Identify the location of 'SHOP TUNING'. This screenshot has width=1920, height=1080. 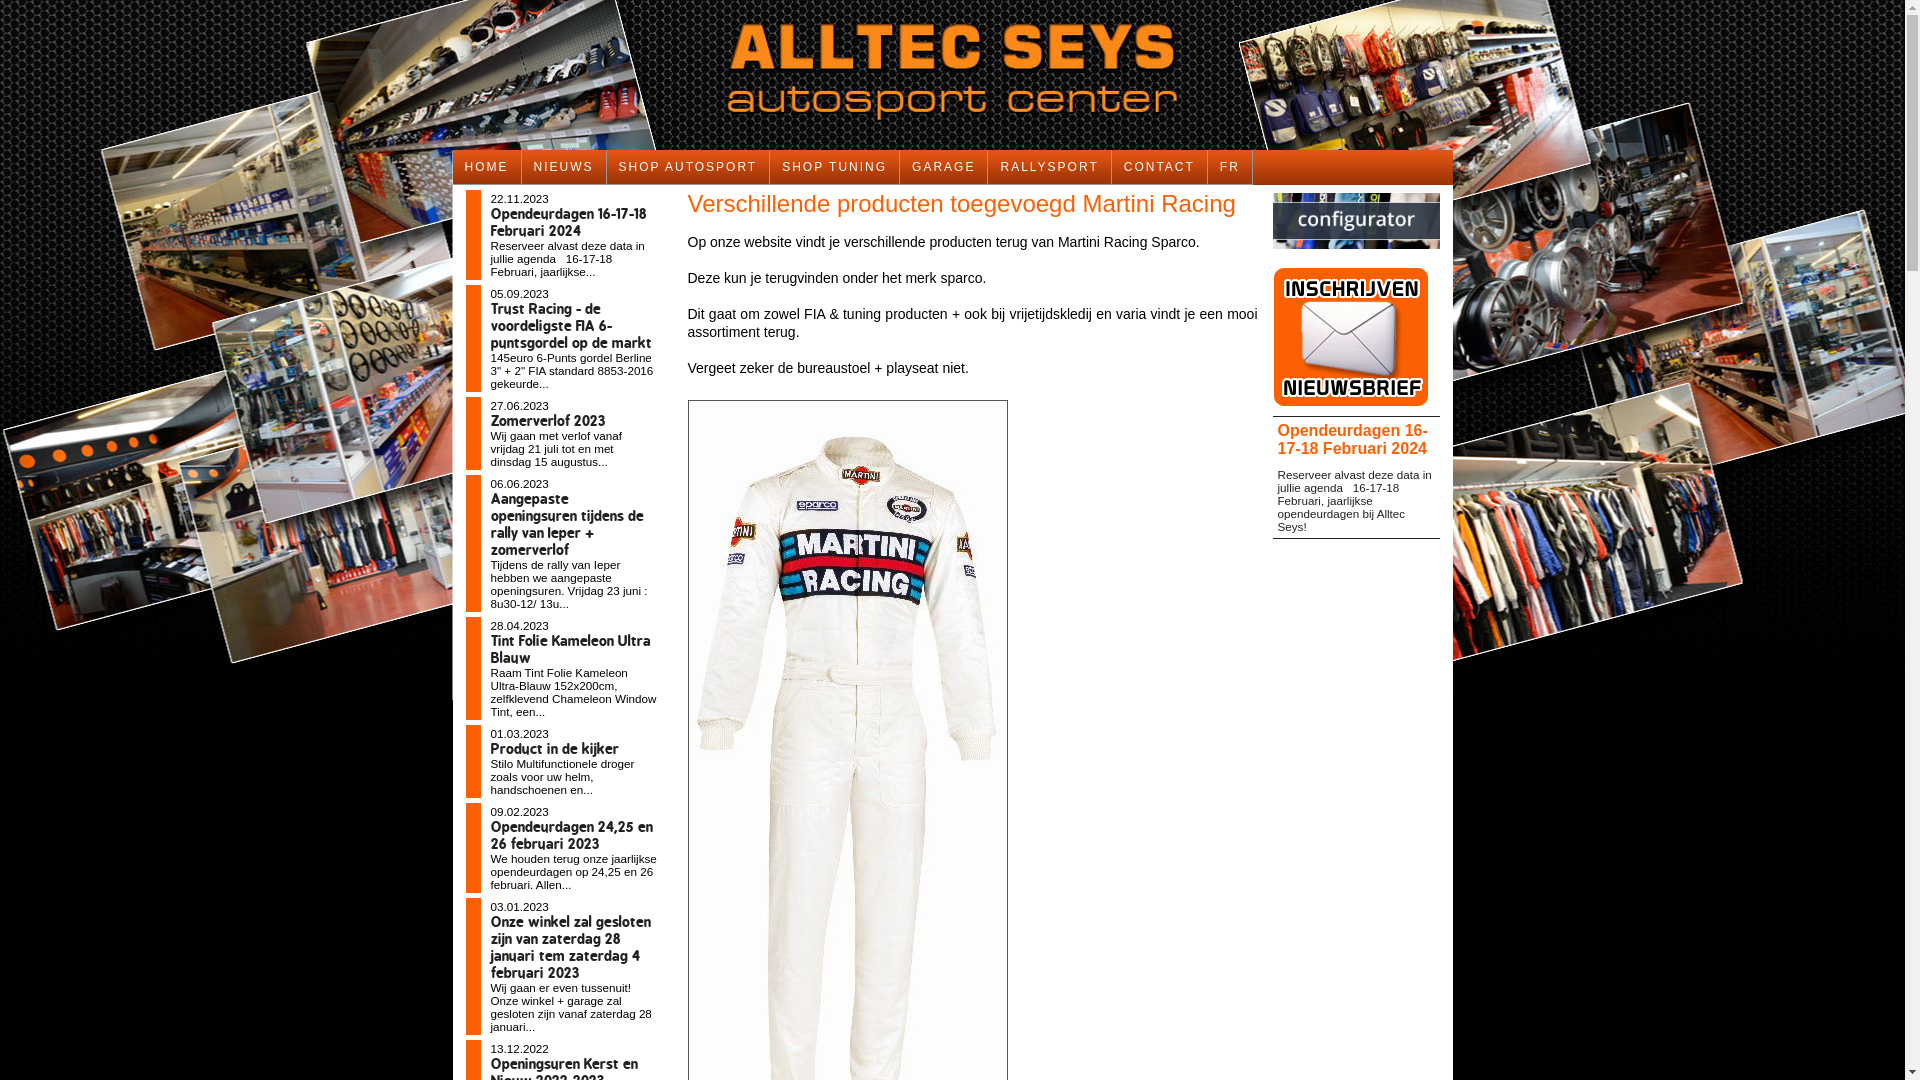
(835, 166).